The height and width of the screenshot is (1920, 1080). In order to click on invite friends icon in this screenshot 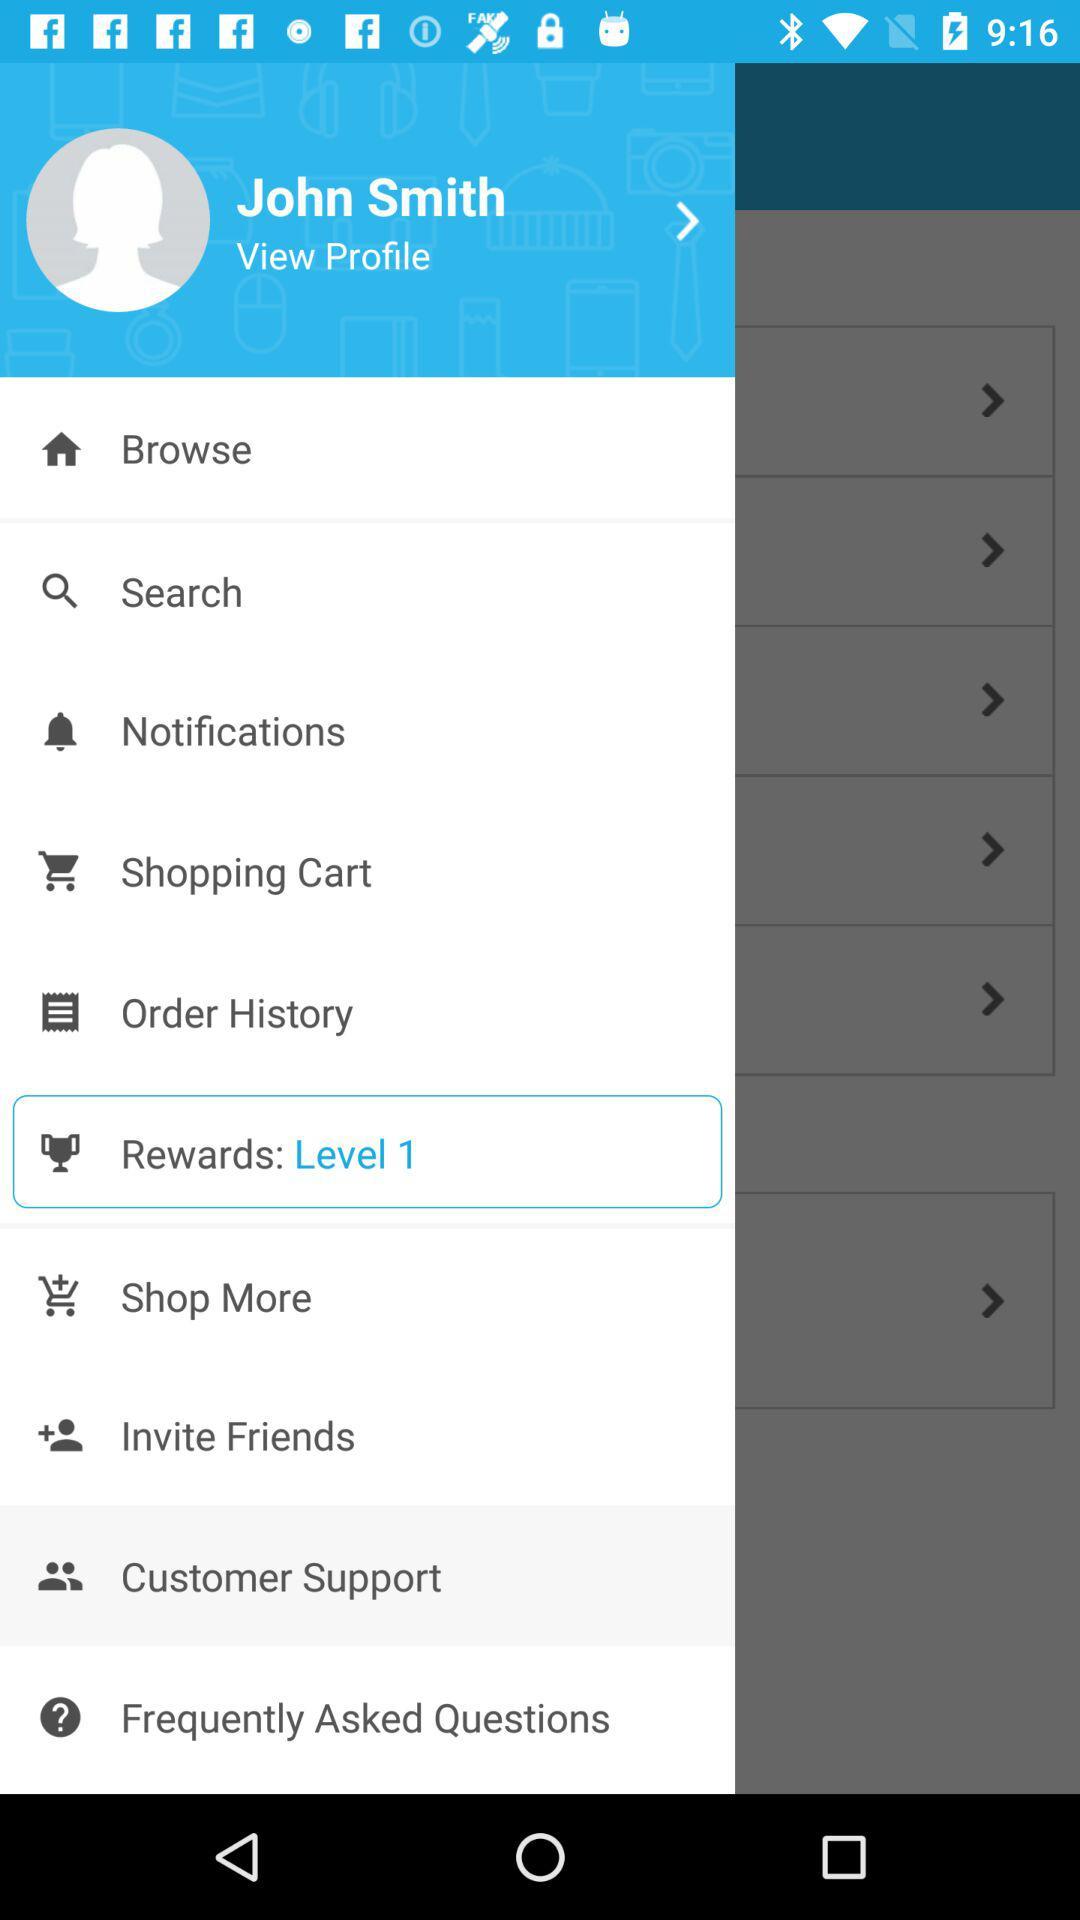, I will do `click(59, 1434)`.